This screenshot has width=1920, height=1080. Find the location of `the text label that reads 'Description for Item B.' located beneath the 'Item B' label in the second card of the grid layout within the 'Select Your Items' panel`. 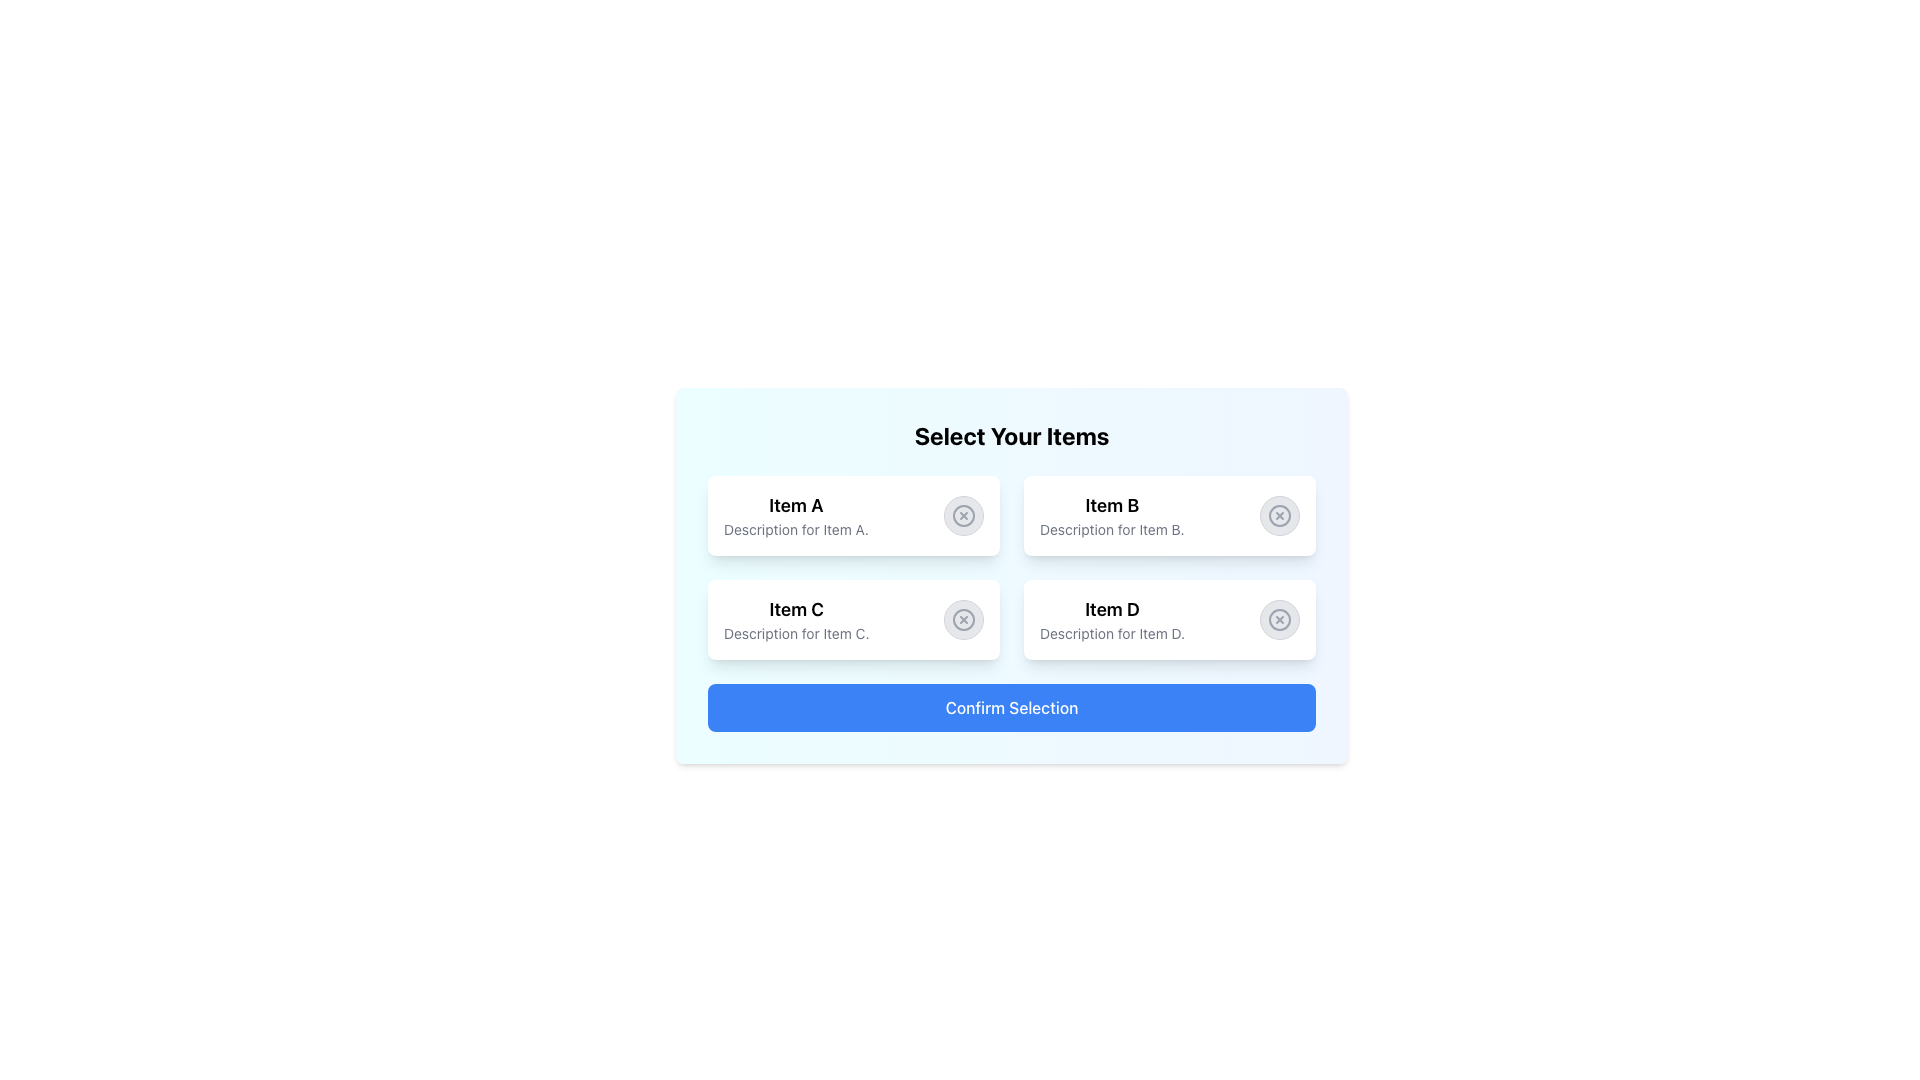

the text label that reads 'Description for Item B.' located beneath the 'Item B' label in the second card of the grid layout within the 'Select Your Items' panel is located at coordinates (1111, 528).